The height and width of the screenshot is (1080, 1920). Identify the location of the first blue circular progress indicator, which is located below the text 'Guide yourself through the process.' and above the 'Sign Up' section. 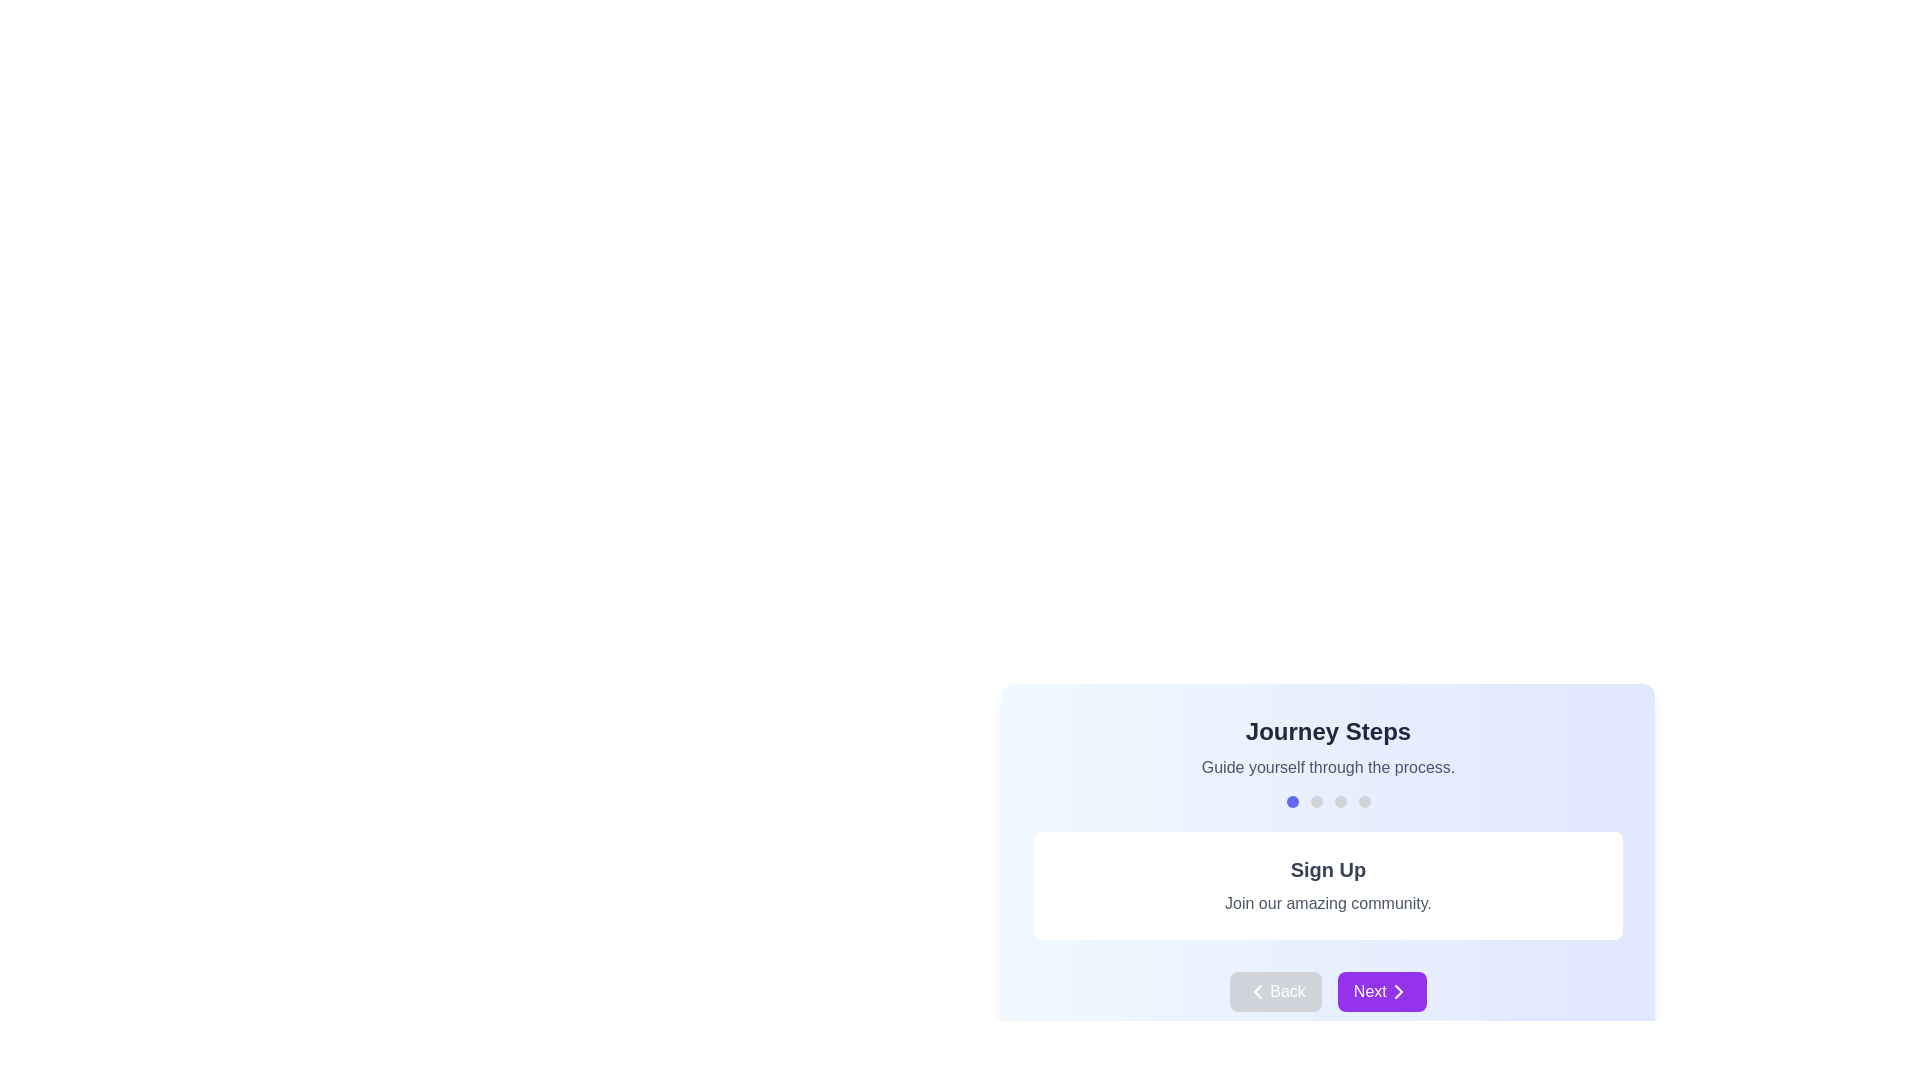
(1292, 801).